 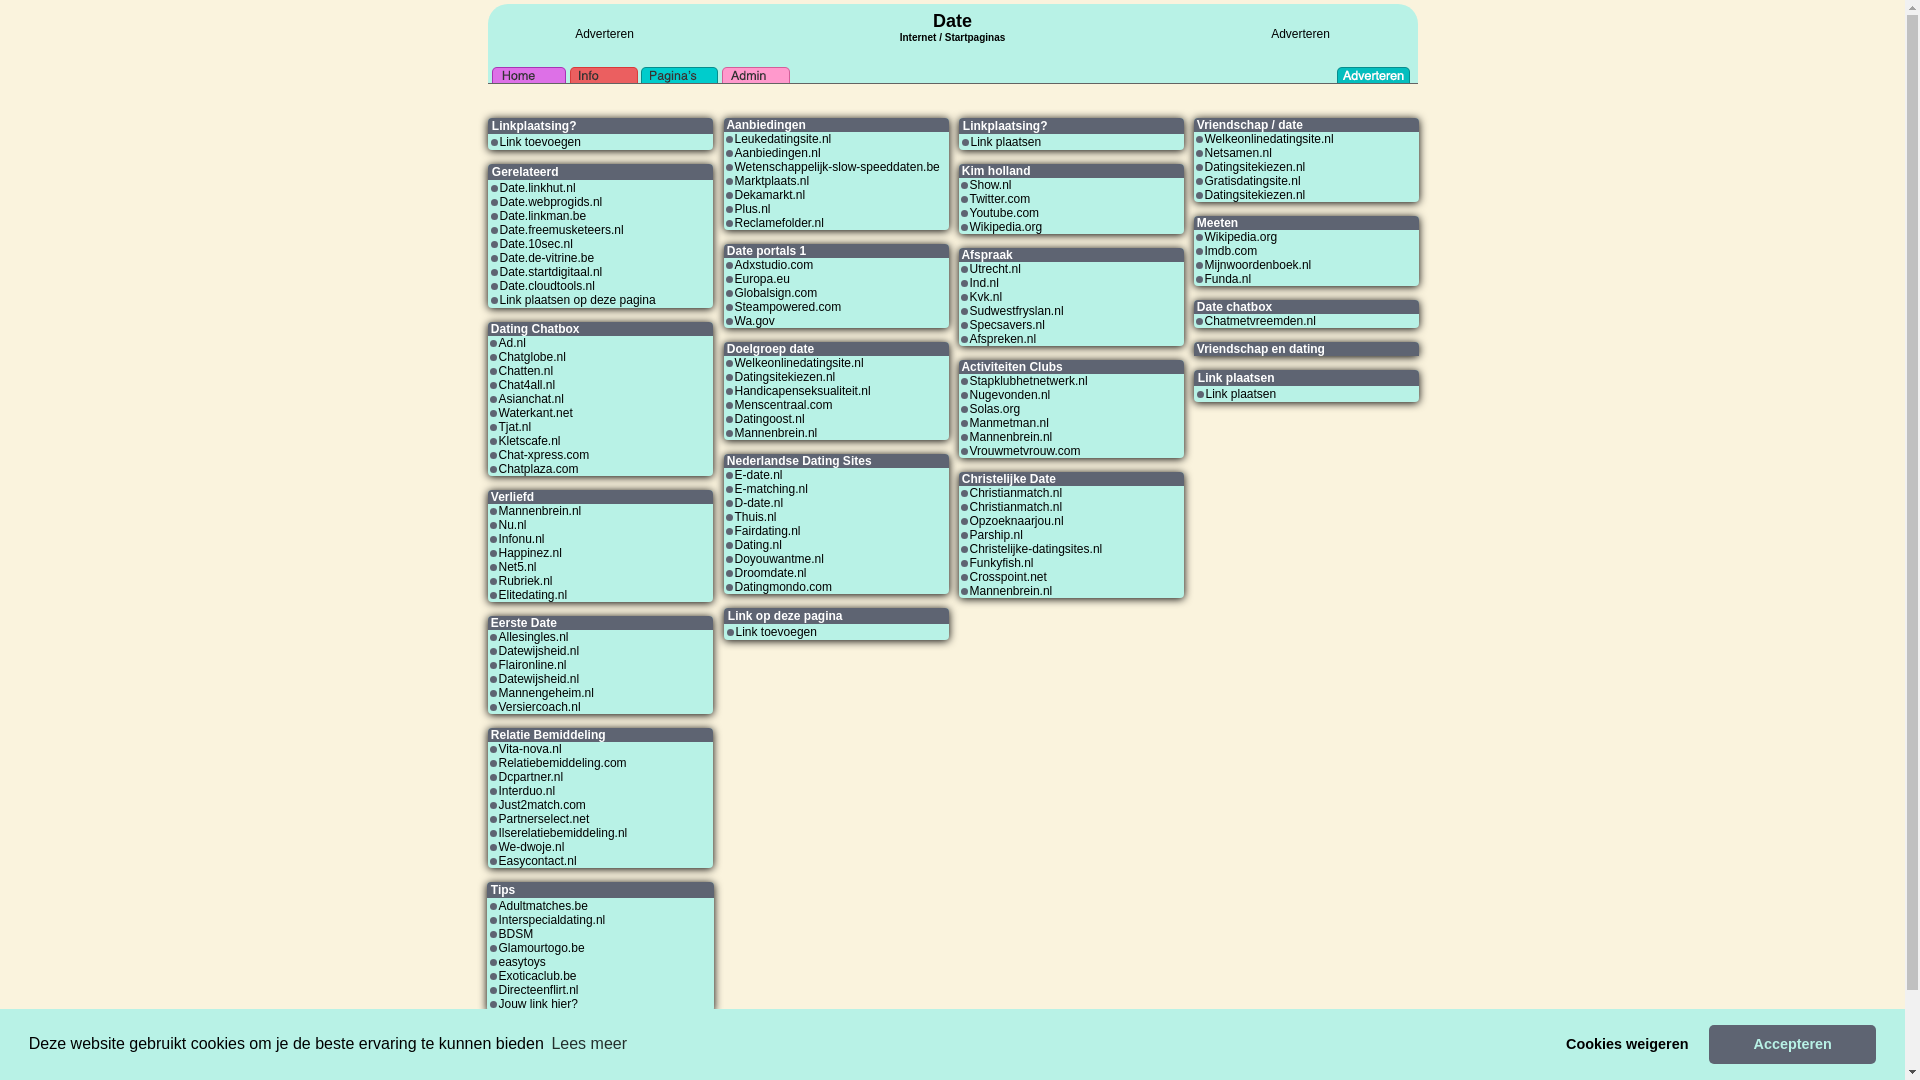 What do you see at coordinates (777, 559) in the screenshot?
I see `'Doyouwantme.nl'` at bounding box center [777, 559].